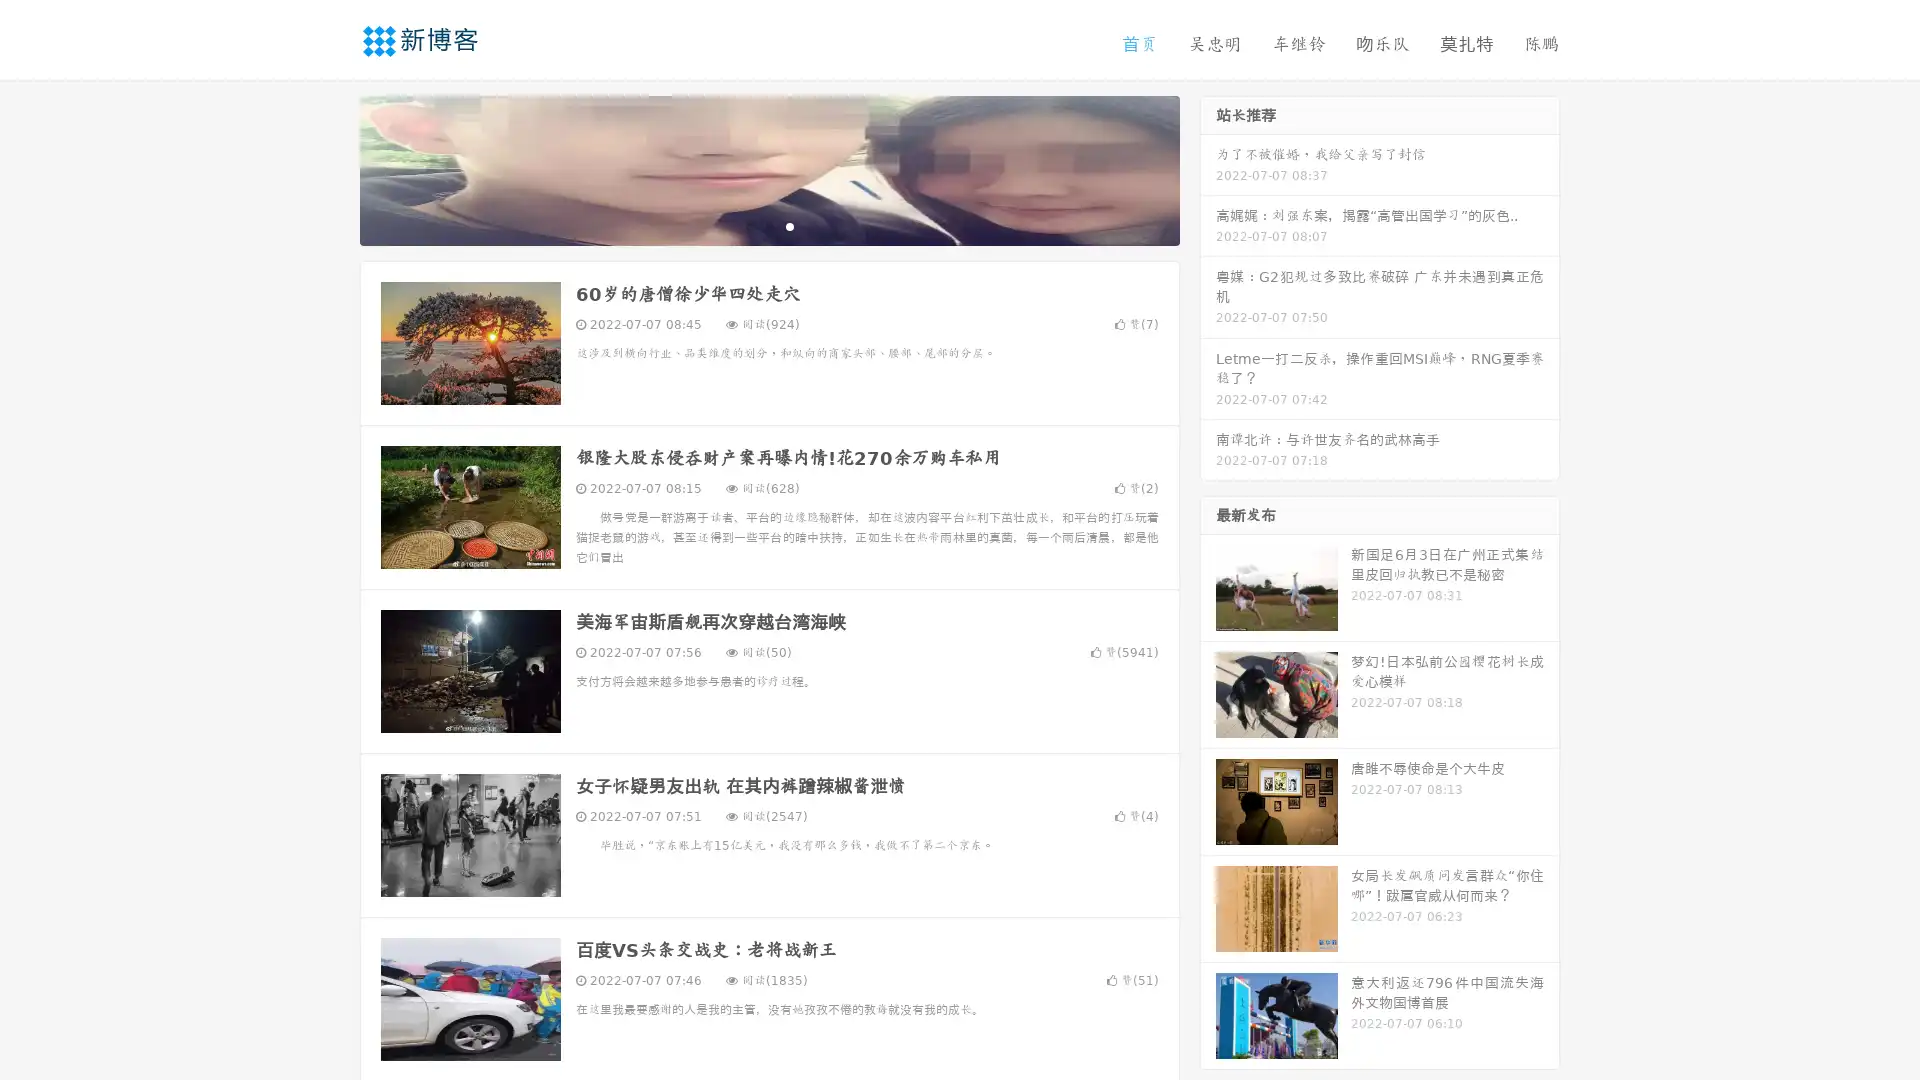  Describe the element at coordinates (330, 168) in the screenshot. I see `Previous slide` at that location.